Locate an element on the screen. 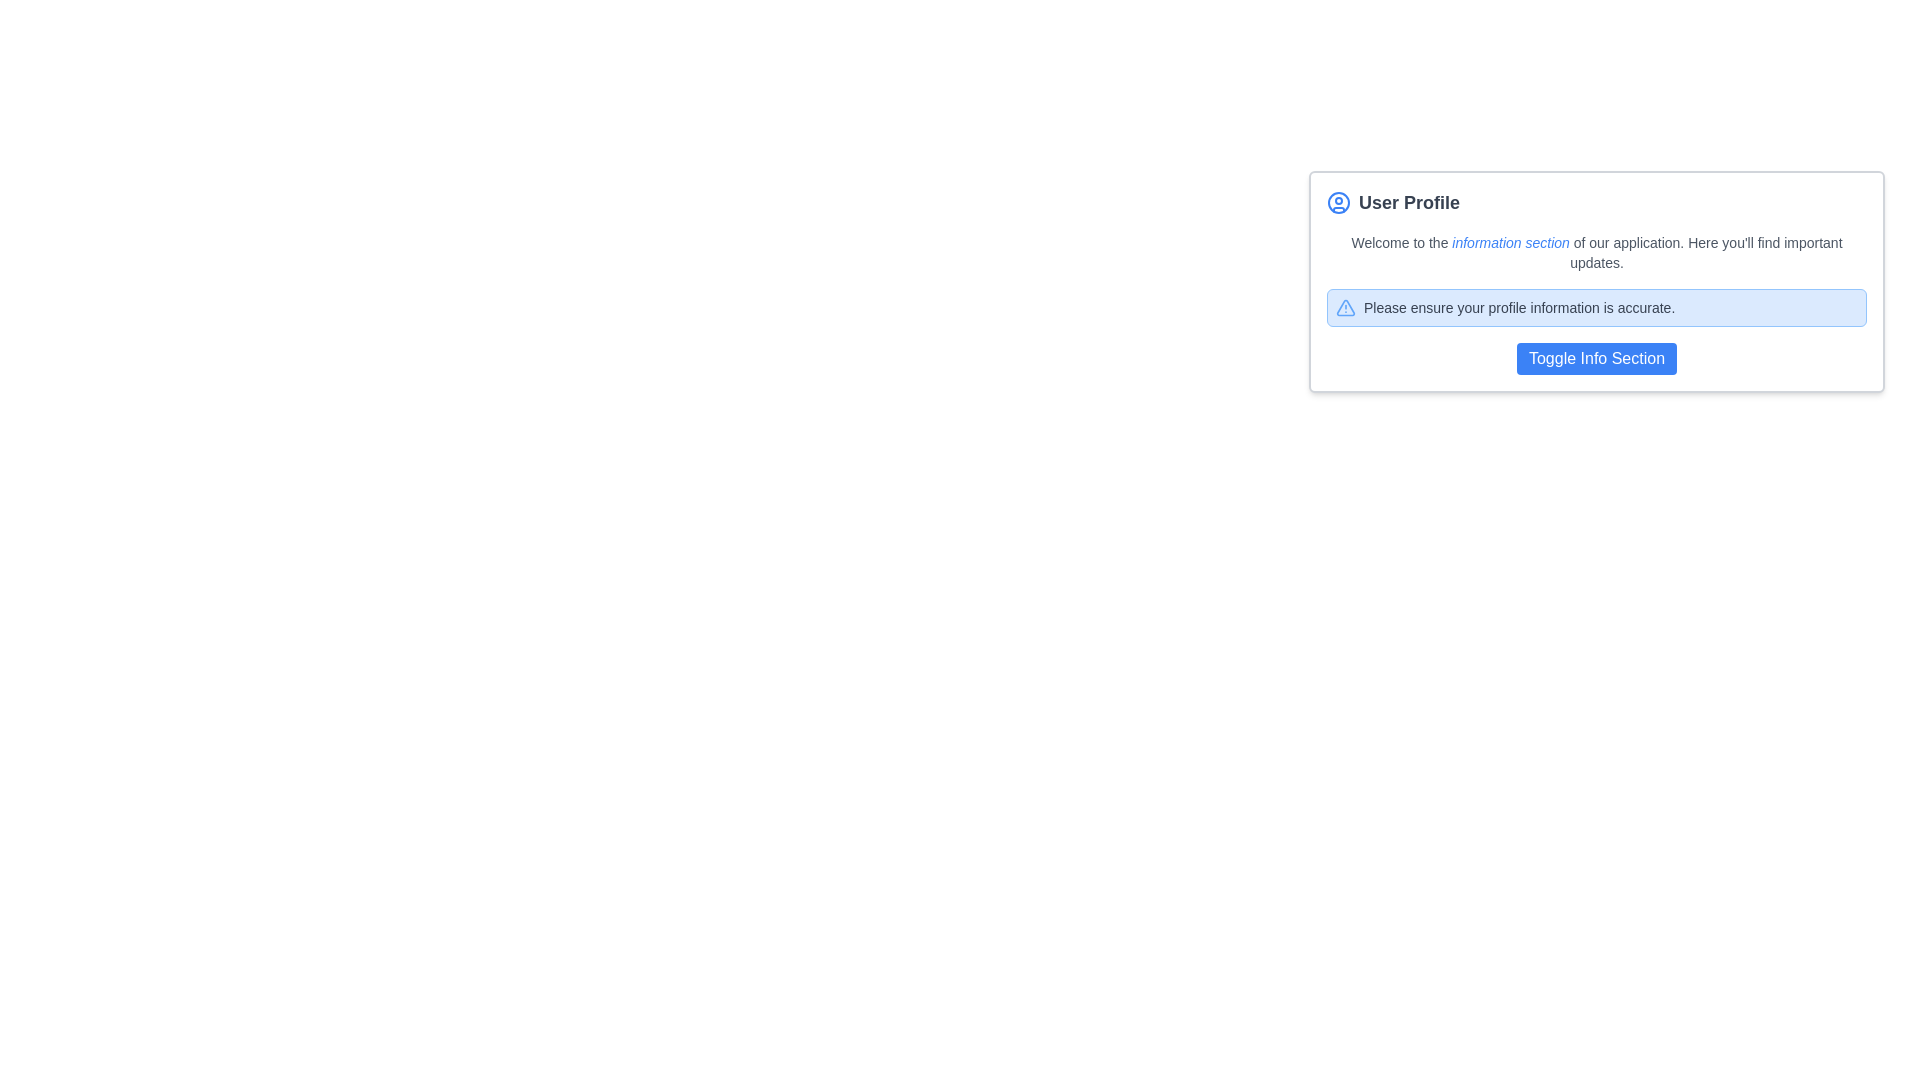 Image resolution: width=1920 pixels, height=1080 pixels. the informational message with icon that prompts users to verify their profile data, located near the center-right of the interface, above the 'Toggle Info Section' button is located at coordinates (1596, 308).